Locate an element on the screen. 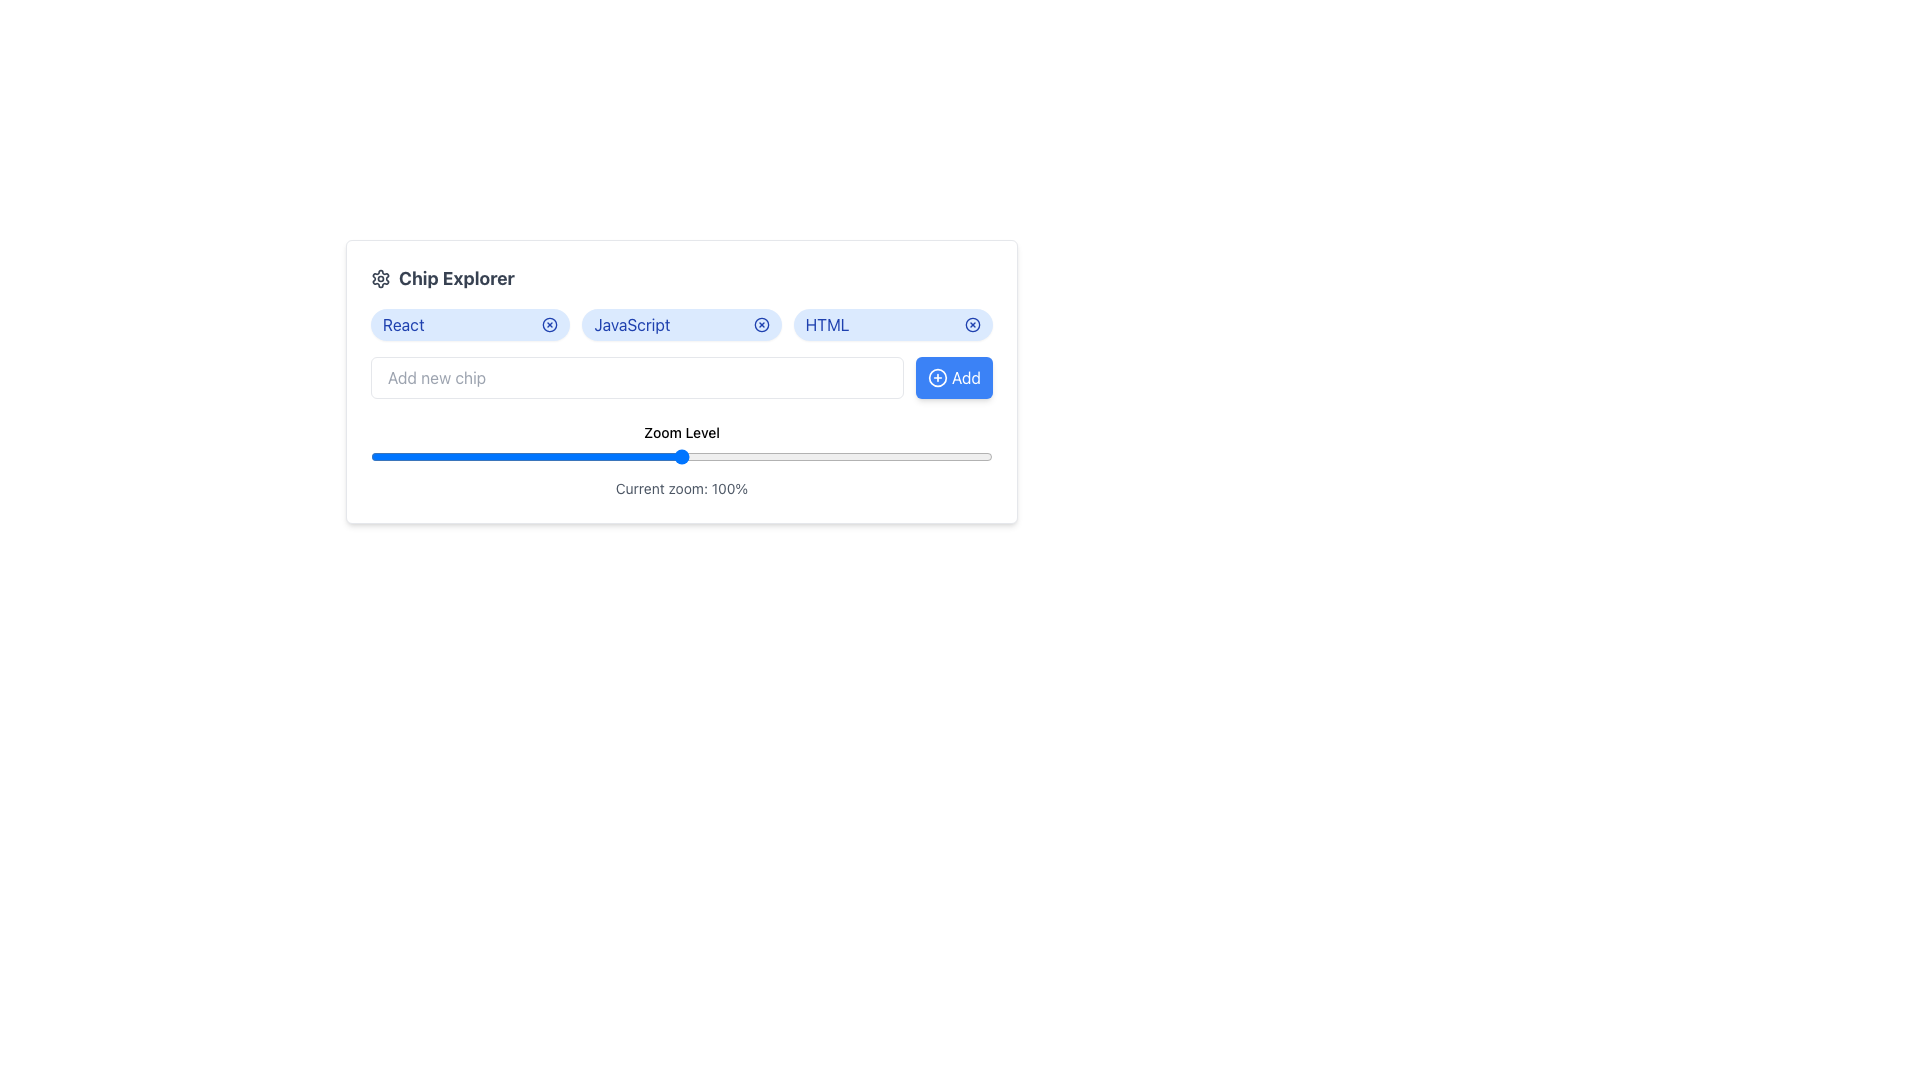 The image size is (1920, 1080). the second chip labeled 'JavaScript' within the Chip group is located at coordinates (681, 323).